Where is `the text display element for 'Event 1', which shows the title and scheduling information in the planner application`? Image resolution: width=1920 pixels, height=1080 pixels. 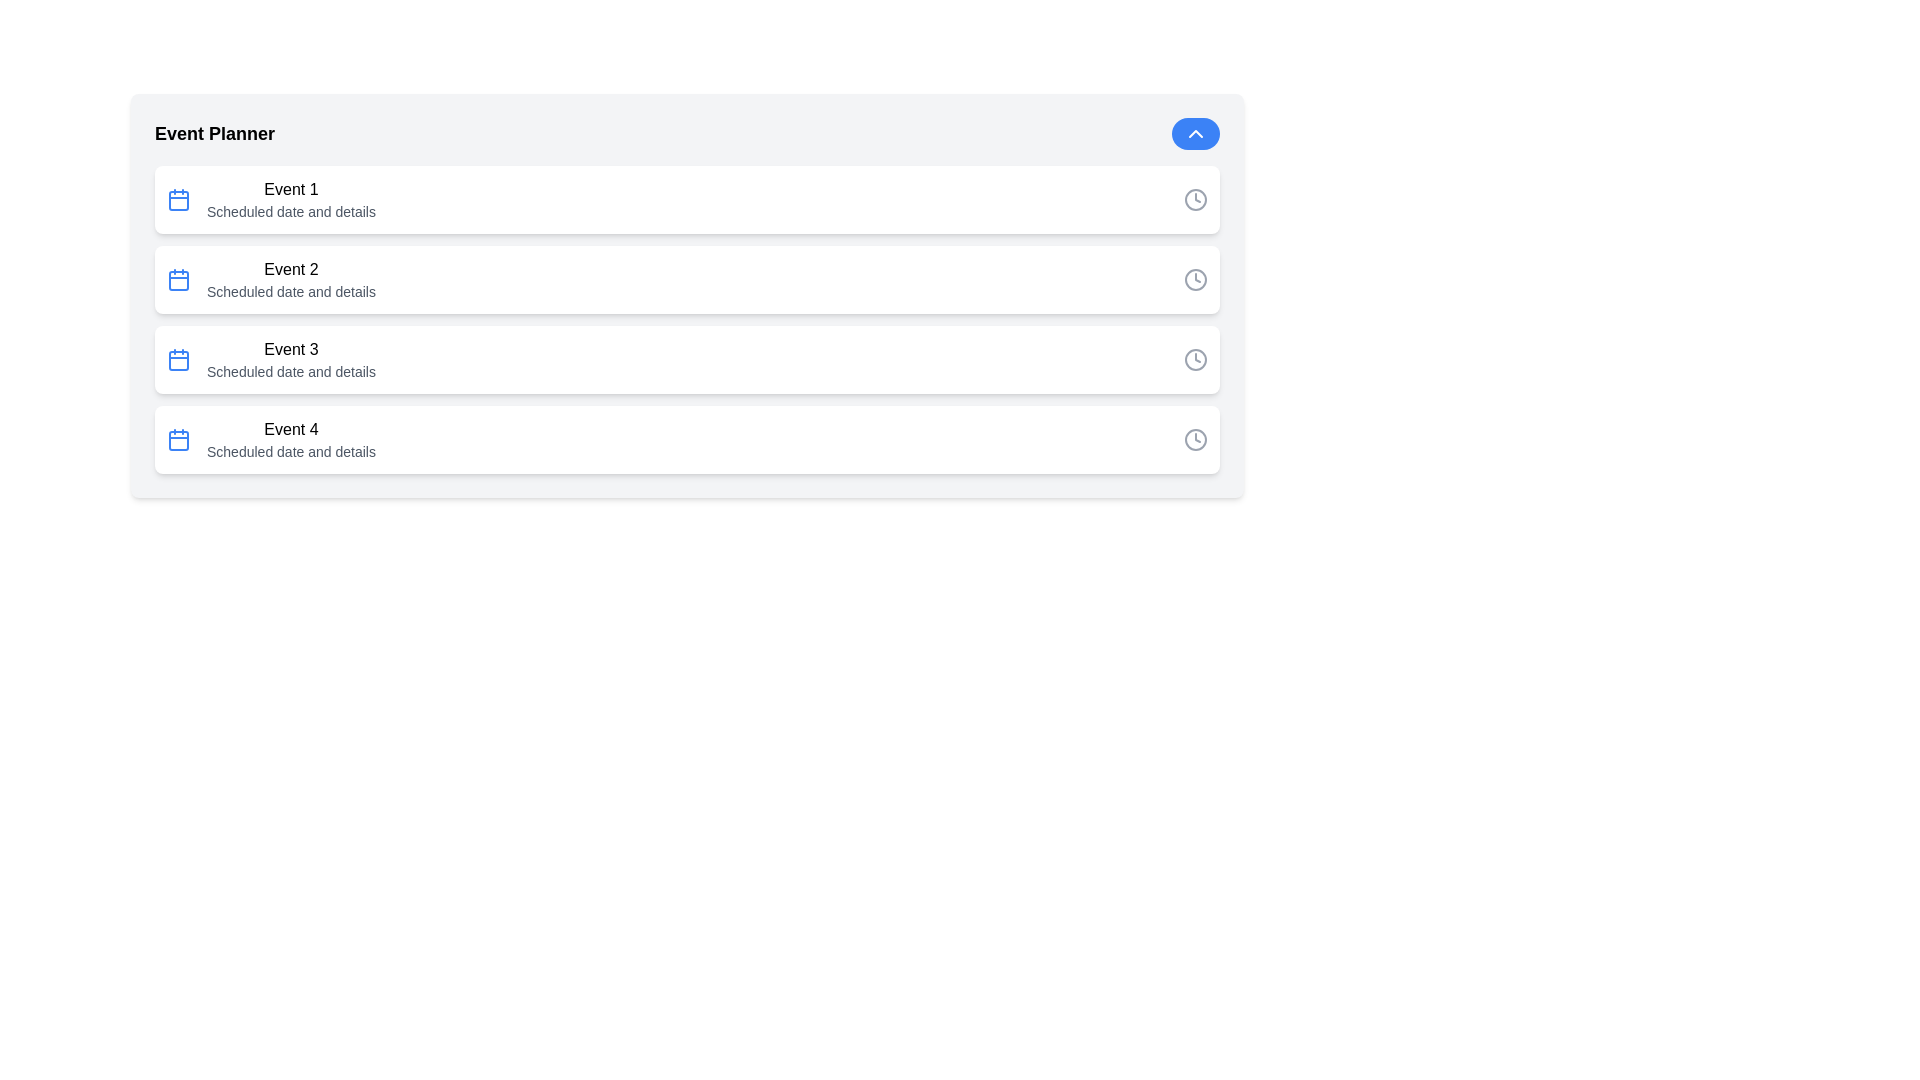 the text display element for 'Event 1', which shows the title and scheduling information in the planner application is located at coordinates (290, 200).